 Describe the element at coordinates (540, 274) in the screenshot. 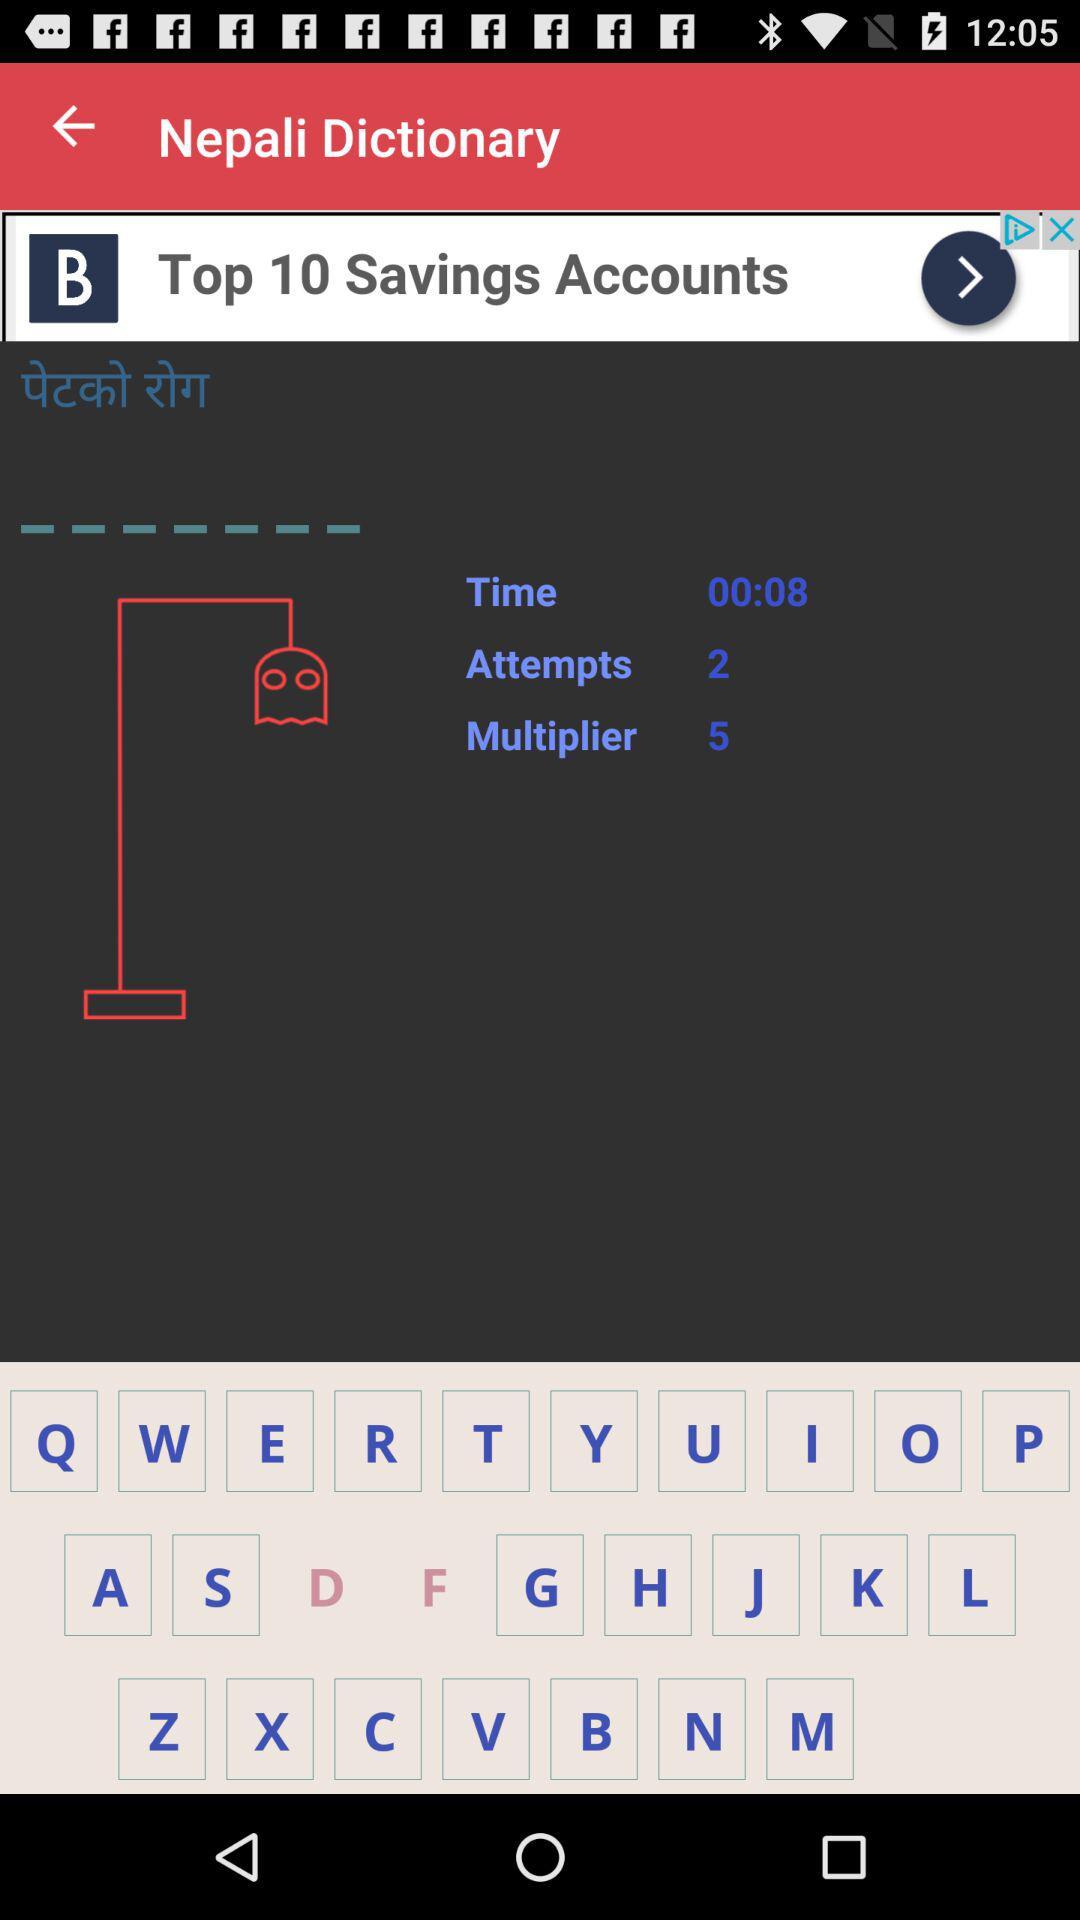

I see `advertisement` at that location.